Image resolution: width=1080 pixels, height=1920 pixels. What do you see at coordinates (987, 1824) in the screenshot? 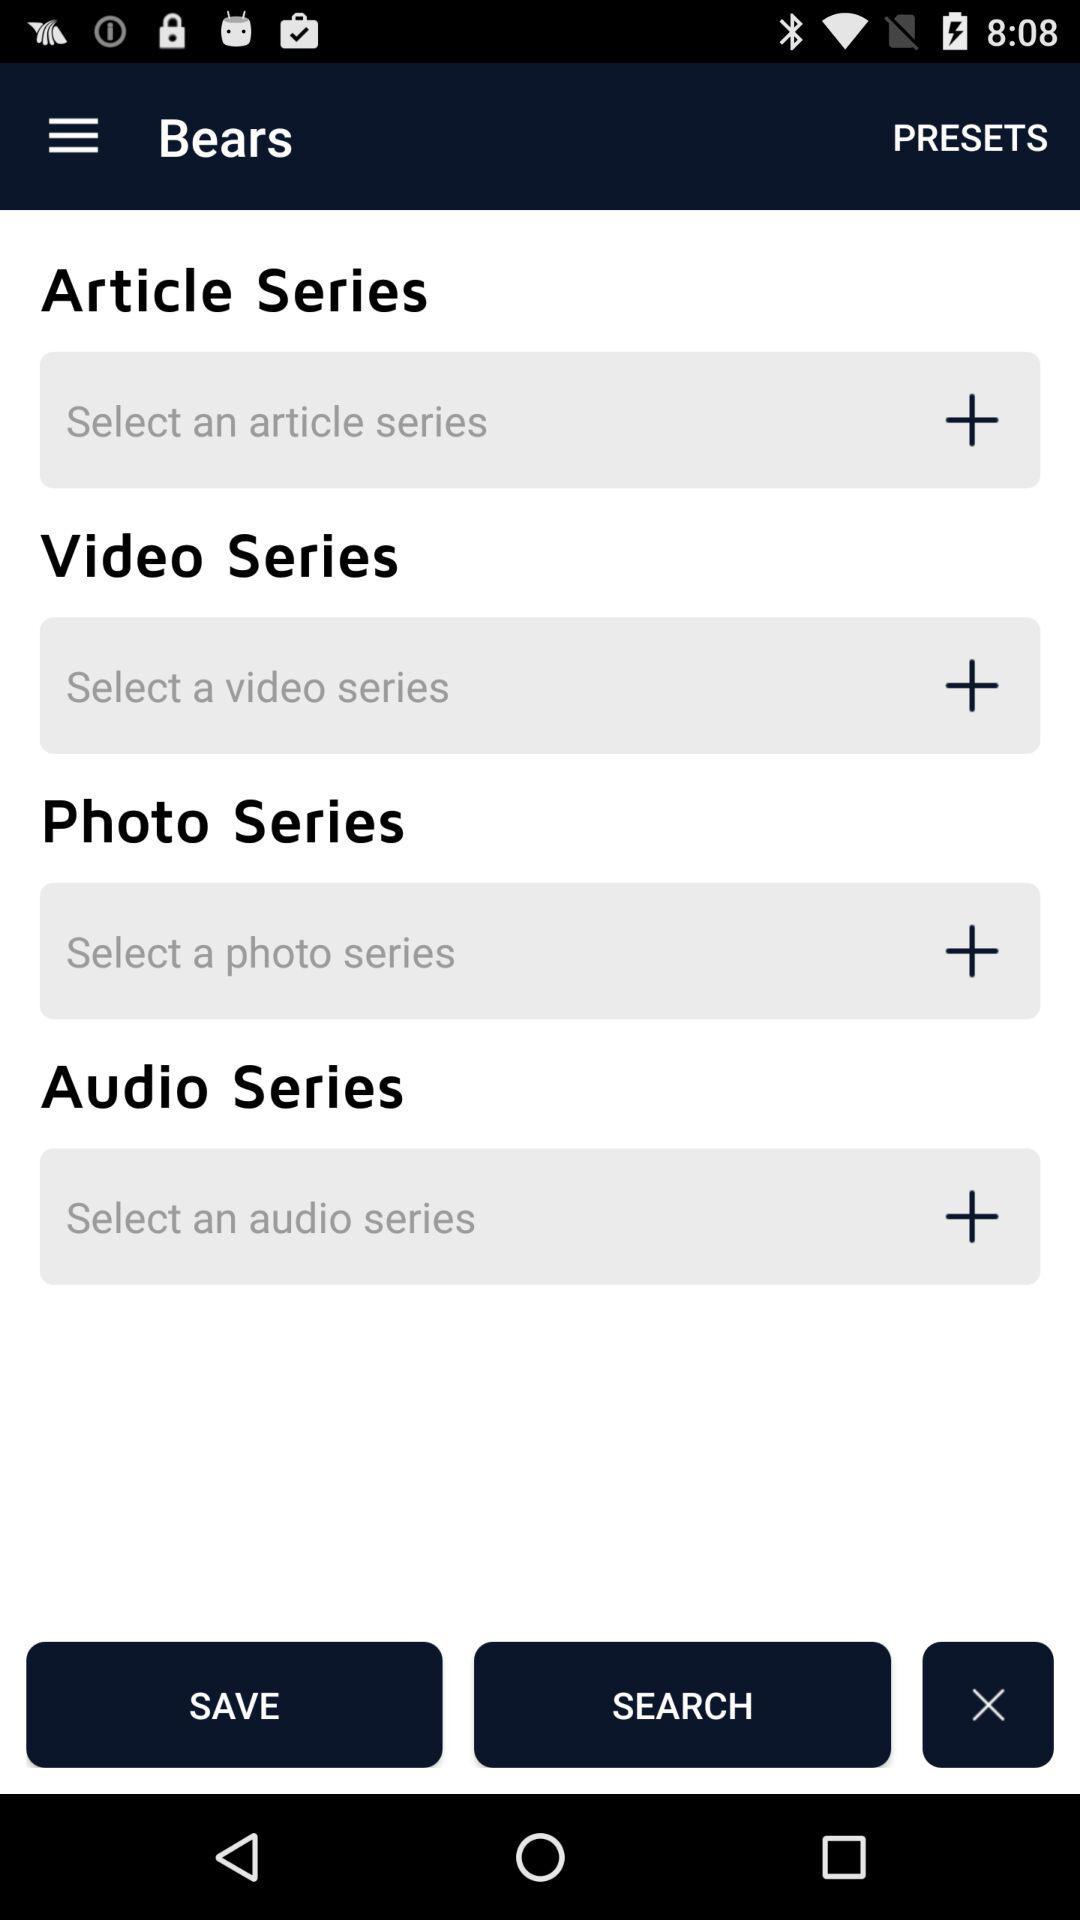
I see `the close icon` at bounding box center [987, 1824].